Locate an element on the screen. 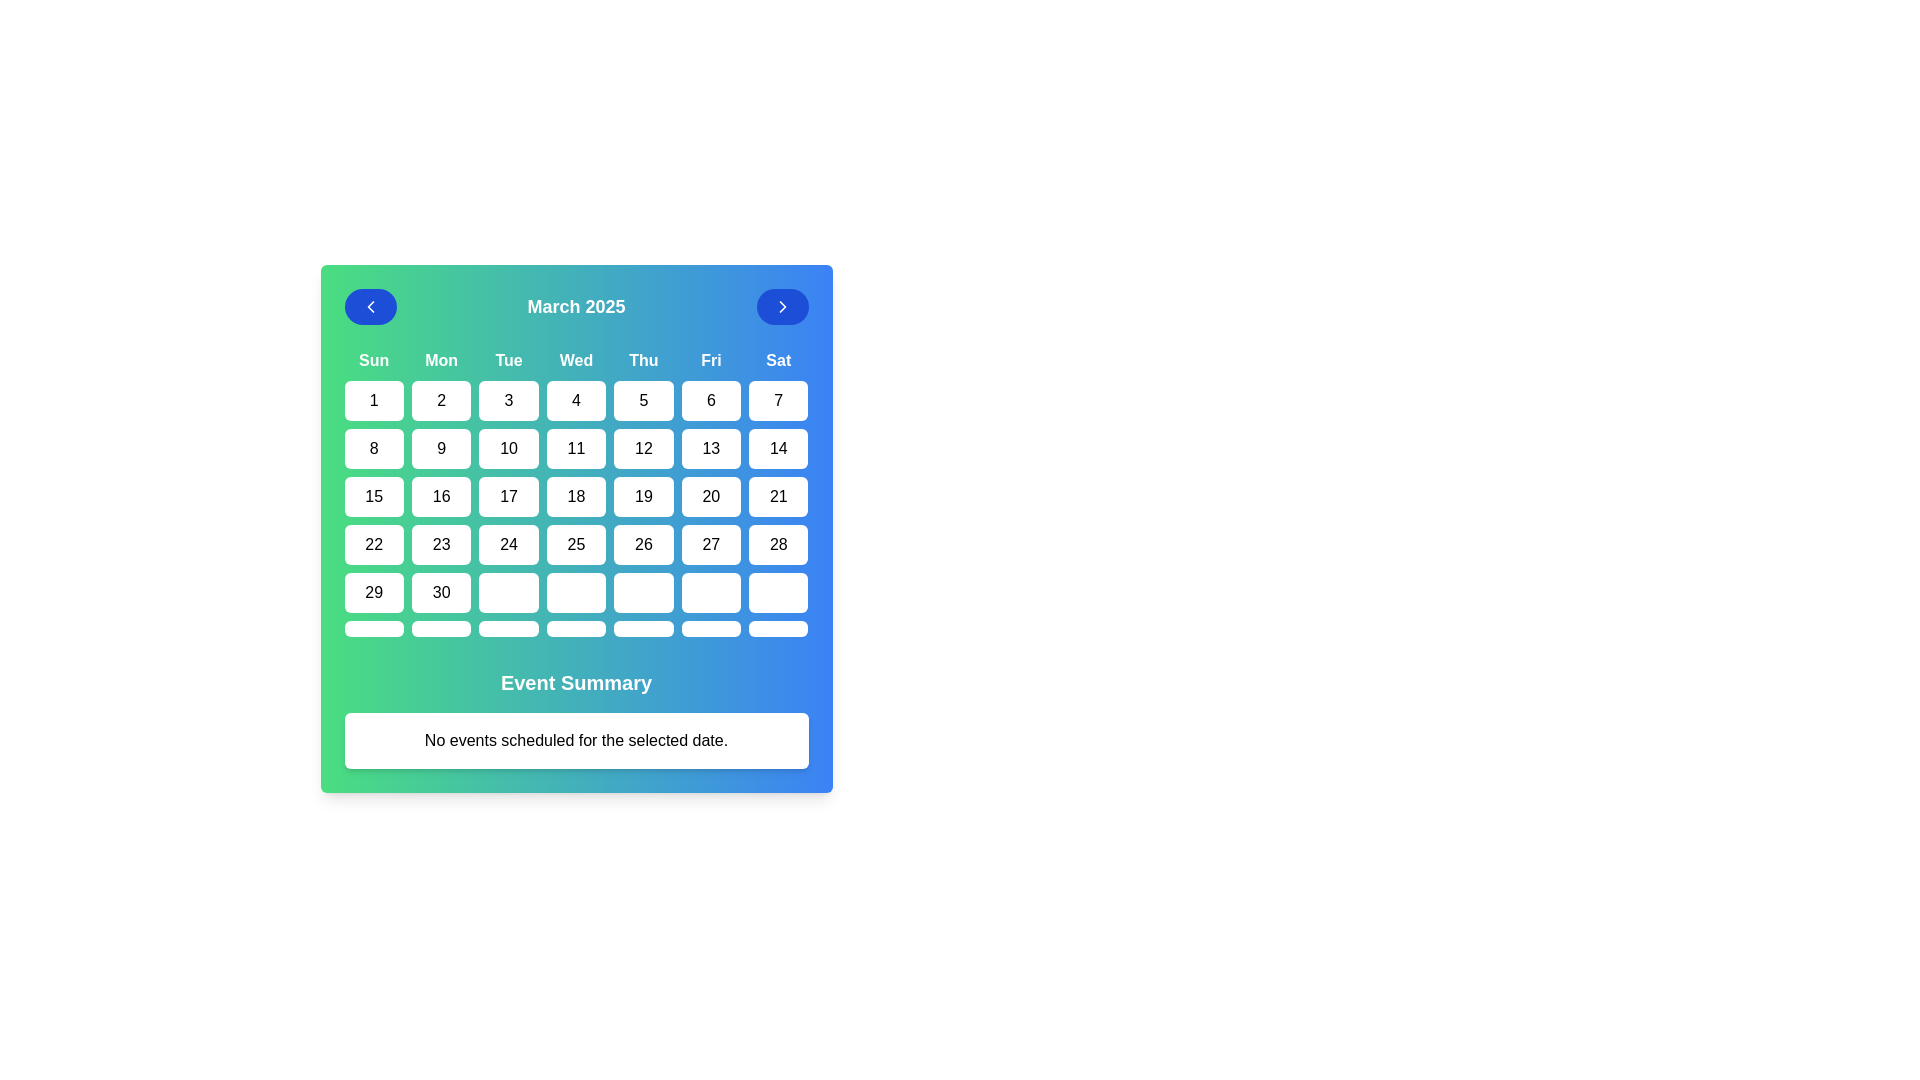  the button displaying the number '25' inside a white rectangular button with rounded corners and black text, located in the sixth column and fourth row of the calendar grid under the 'Wed' header is located at coordinates (575, 544).